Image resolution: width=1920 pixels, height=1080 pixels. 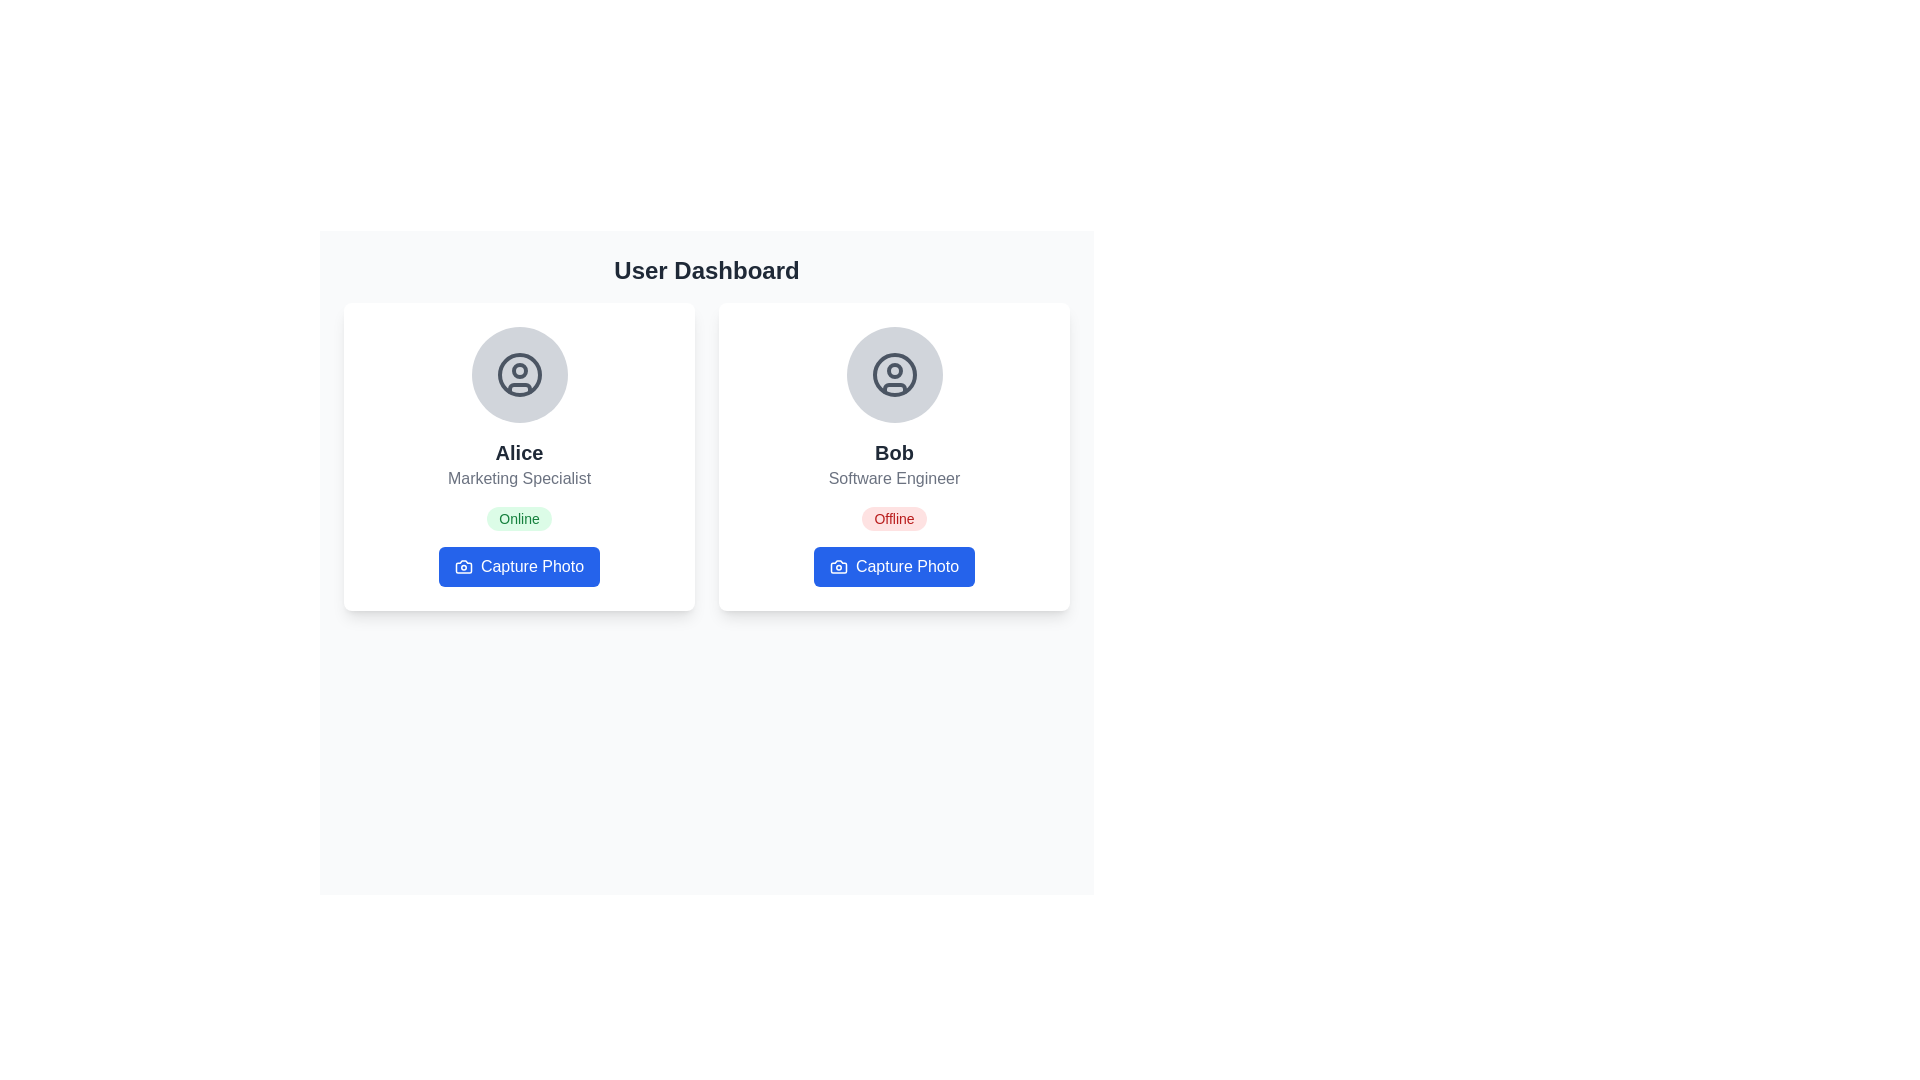 I want to click on the status badge labeled 'Offline' with a red background located below the 'Software Engineer' title for user 'Bob', positioned above the 'Capture Photo' button, so click(x=893, y=518).